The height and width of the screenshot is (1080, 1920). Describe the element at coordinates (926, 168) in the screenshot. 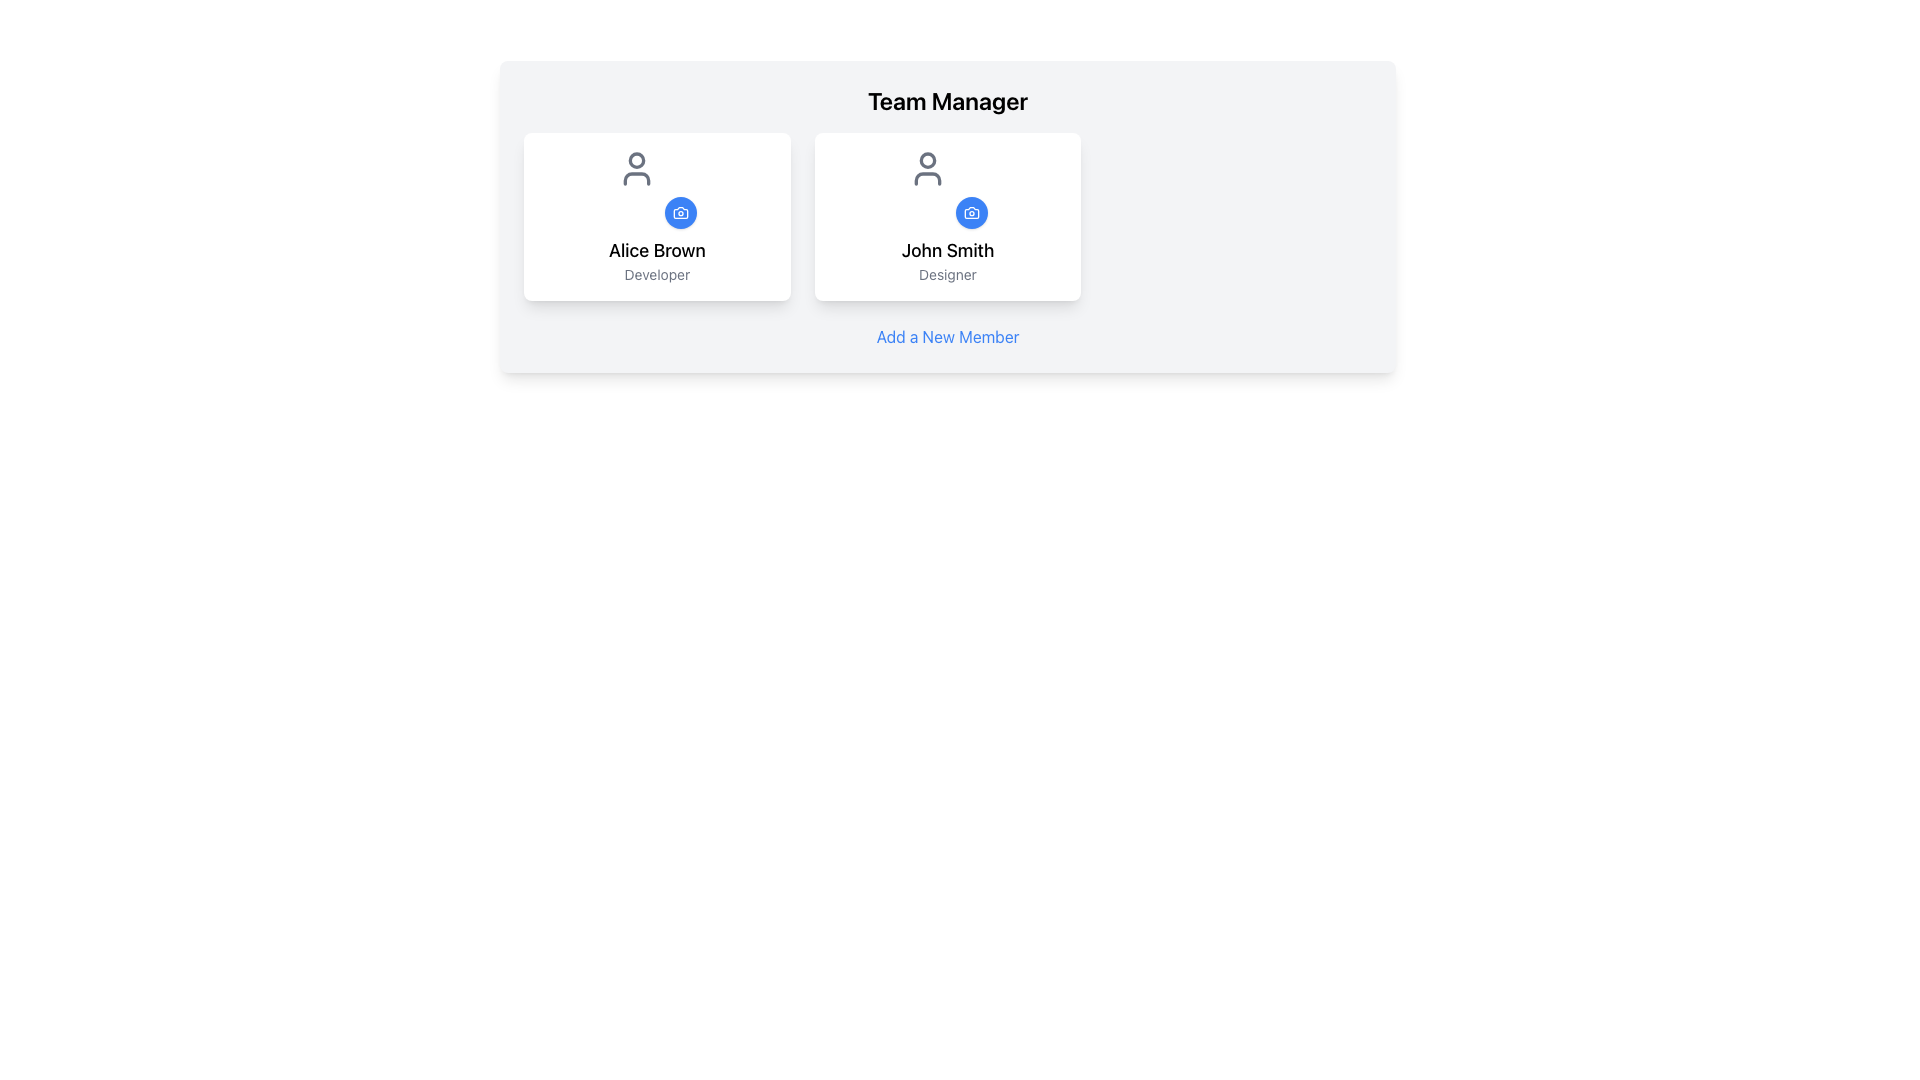

I see `the user profile icon, which is circular and gray, located at the top-center of the 'John Smith - Designer' profile card` at that location.